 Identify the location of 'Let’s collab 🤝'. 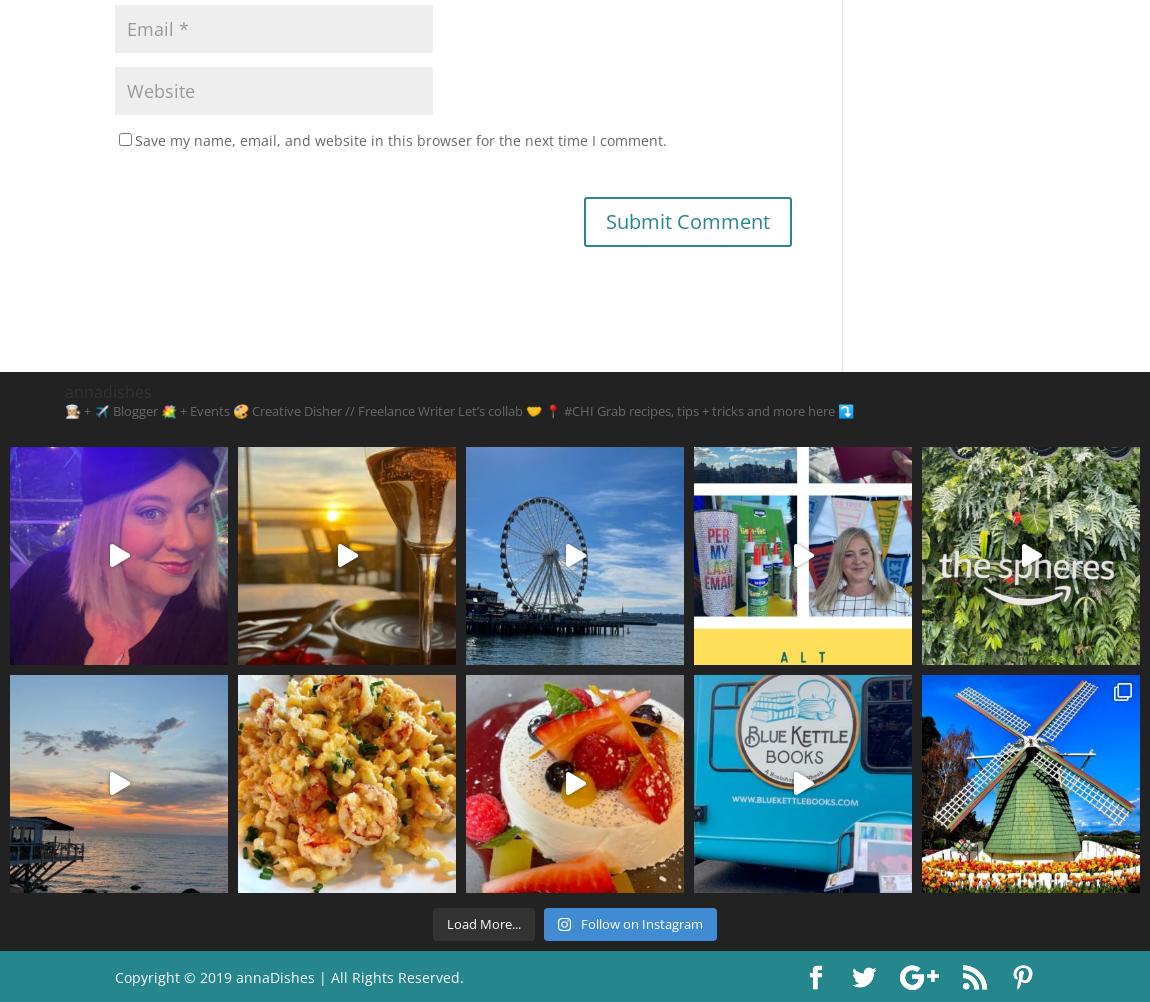
(500, 410).